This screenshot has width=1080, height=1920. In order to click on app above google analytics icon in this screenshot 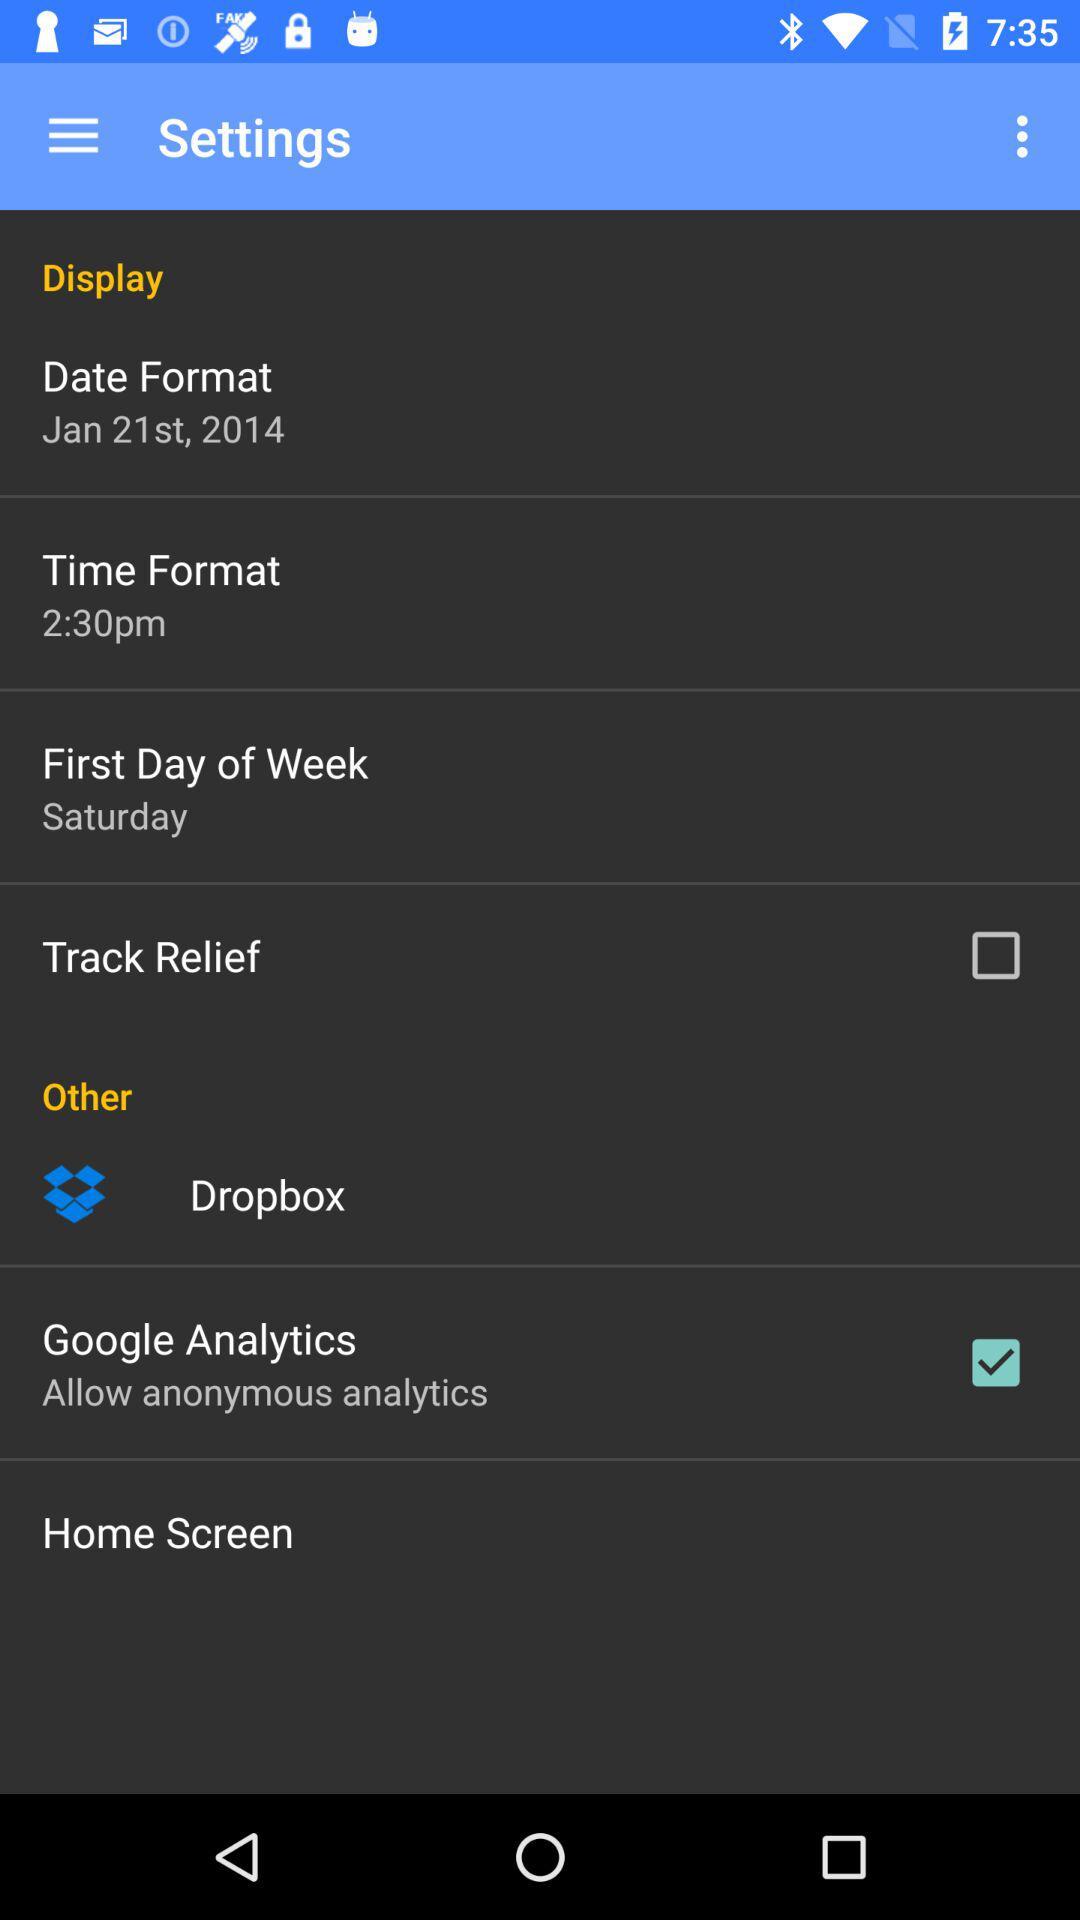, I will do `click(266, 1194)`.